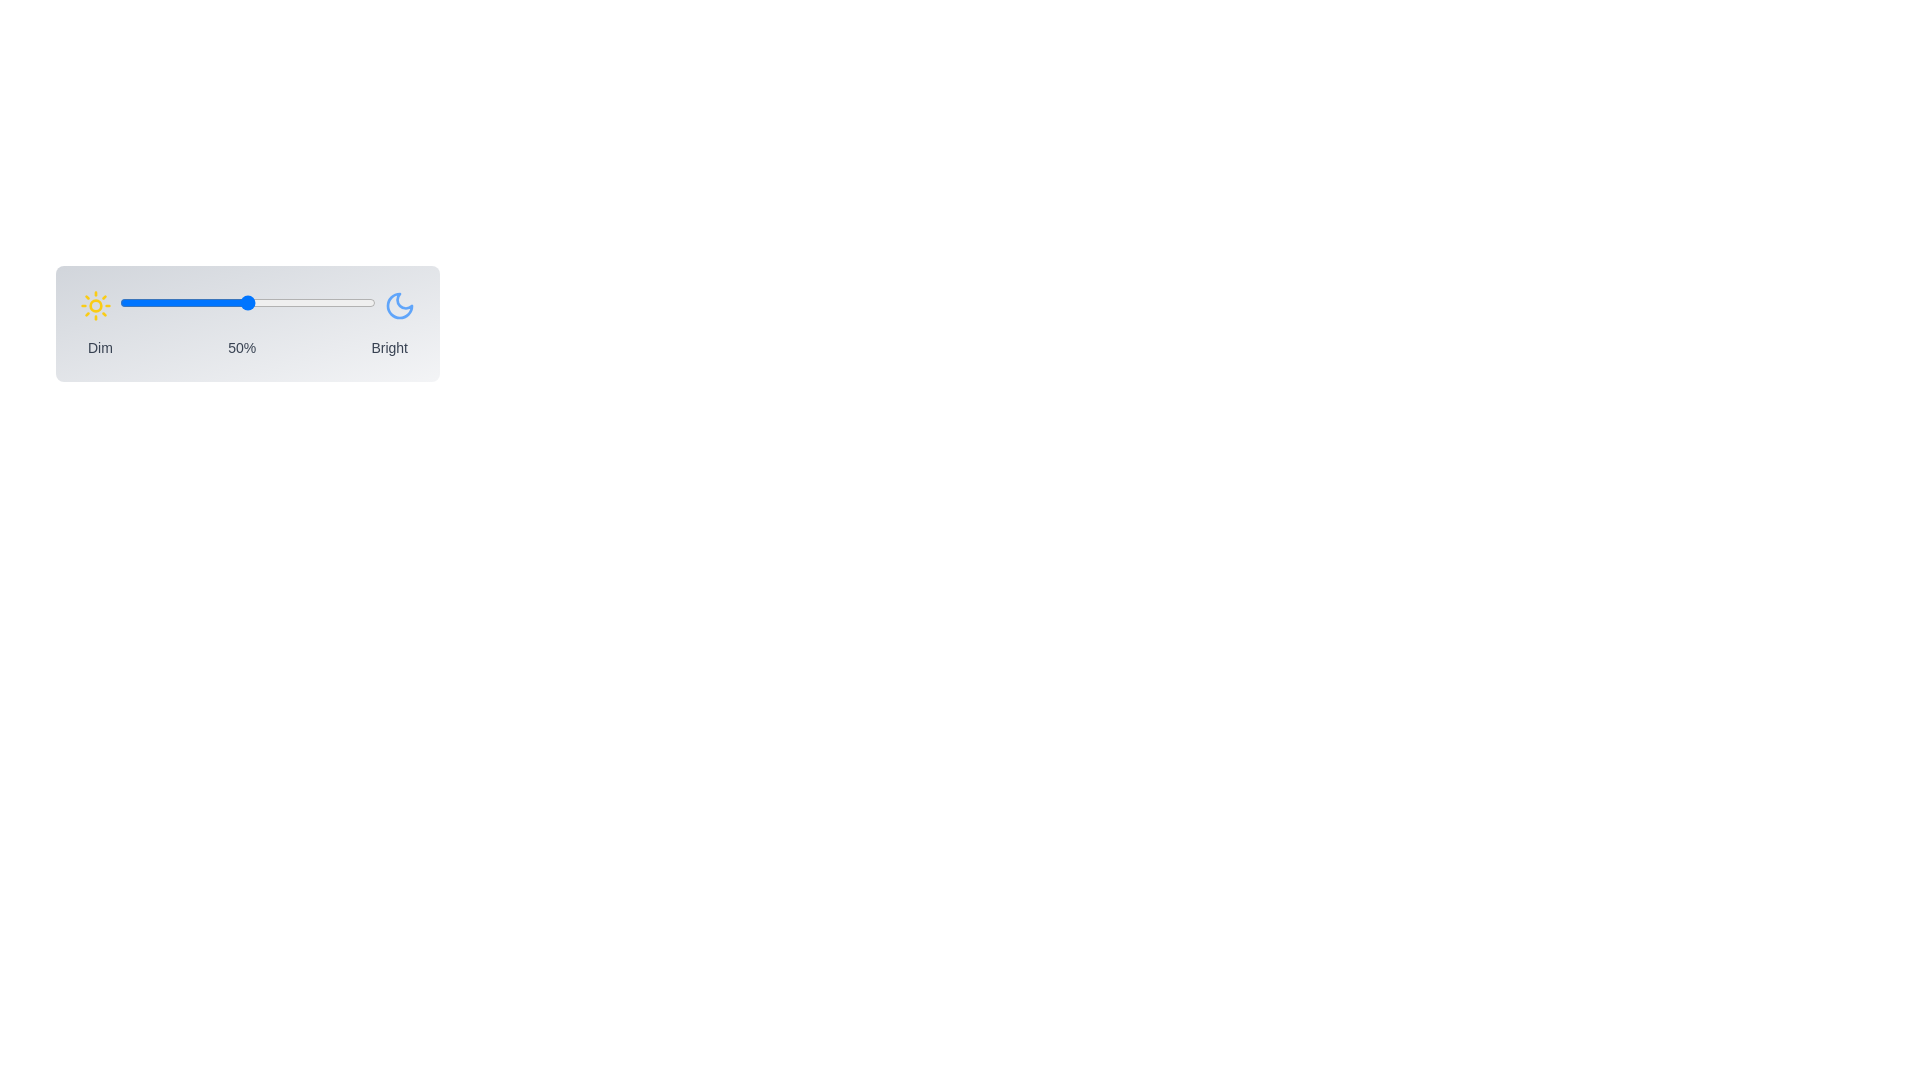  I want to click on the moon icon to toggle the lighting mode, so click(399, 305).